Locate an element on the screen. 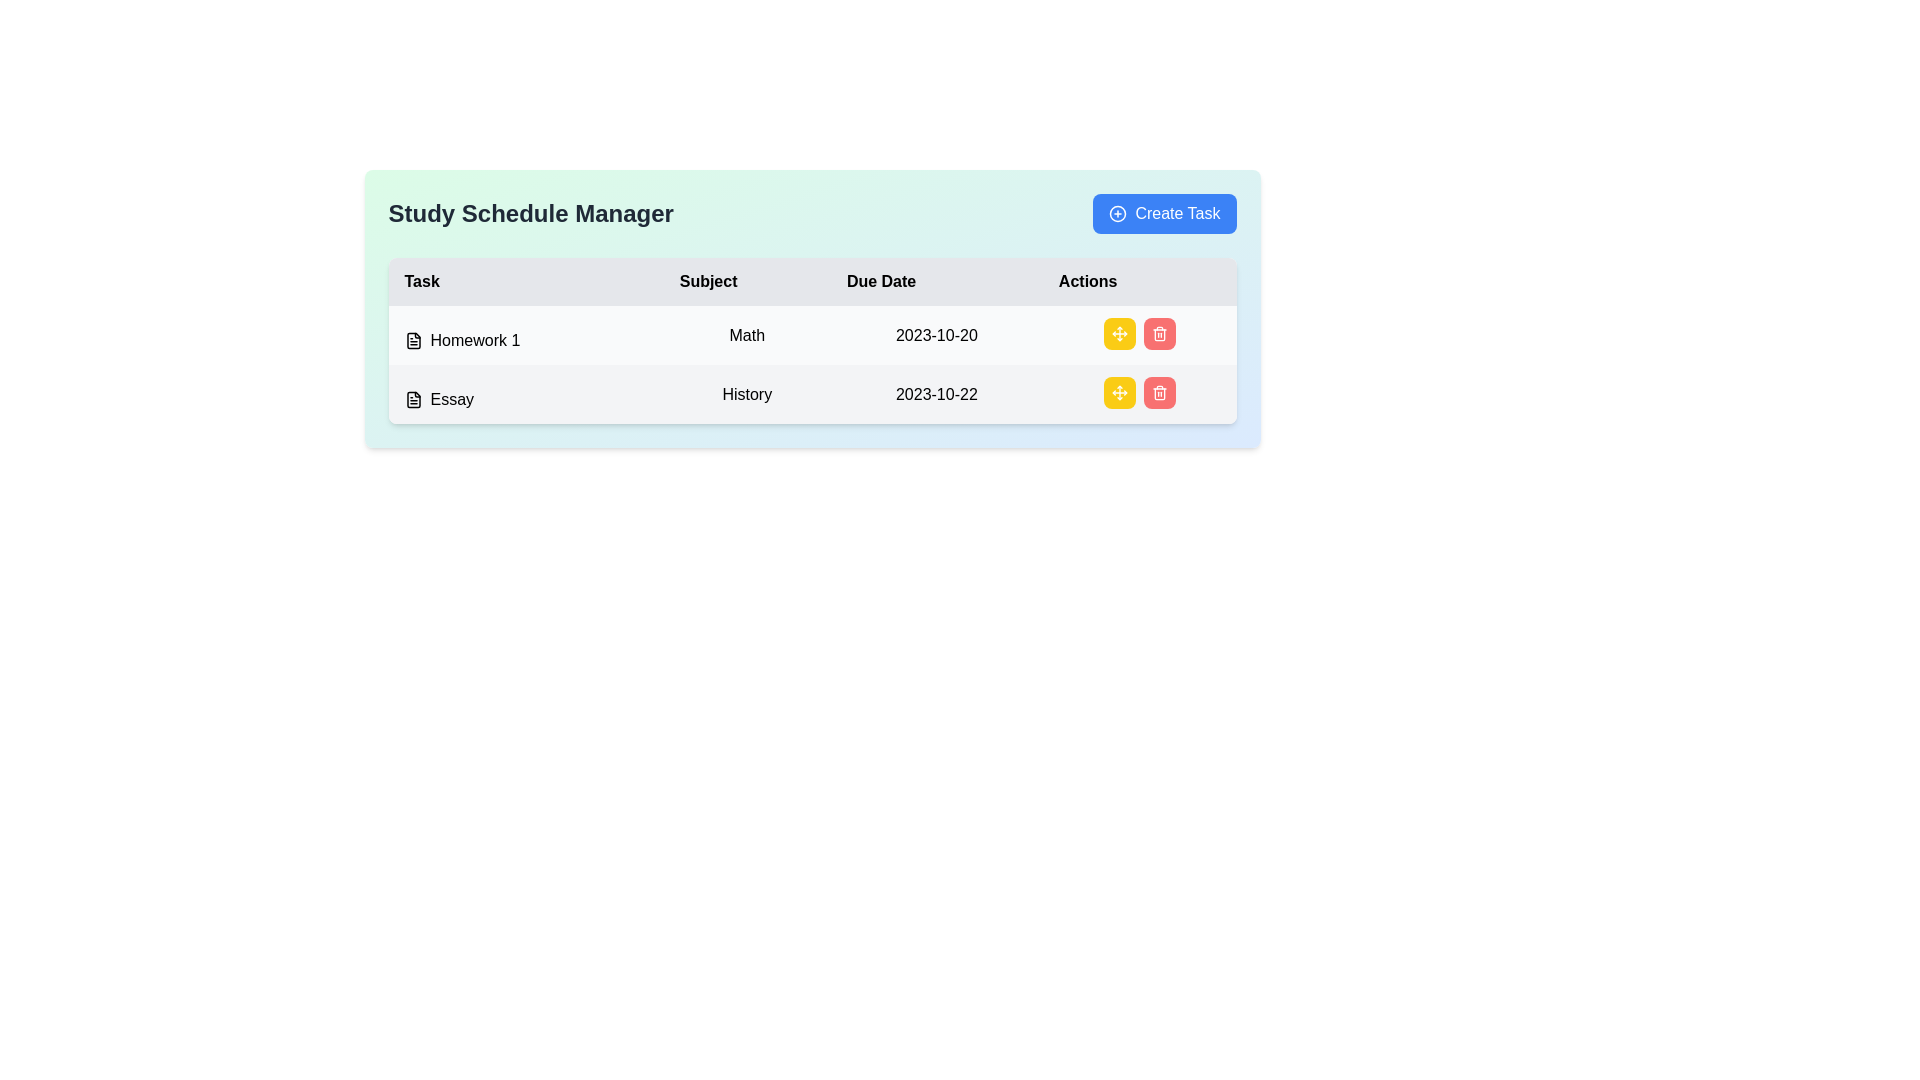 This screenshot has height=1080, width=1920. the delete icon button in the 'Actions' column of the second row for the task labeled 'Essay' is located at coordinates (1159, 333).